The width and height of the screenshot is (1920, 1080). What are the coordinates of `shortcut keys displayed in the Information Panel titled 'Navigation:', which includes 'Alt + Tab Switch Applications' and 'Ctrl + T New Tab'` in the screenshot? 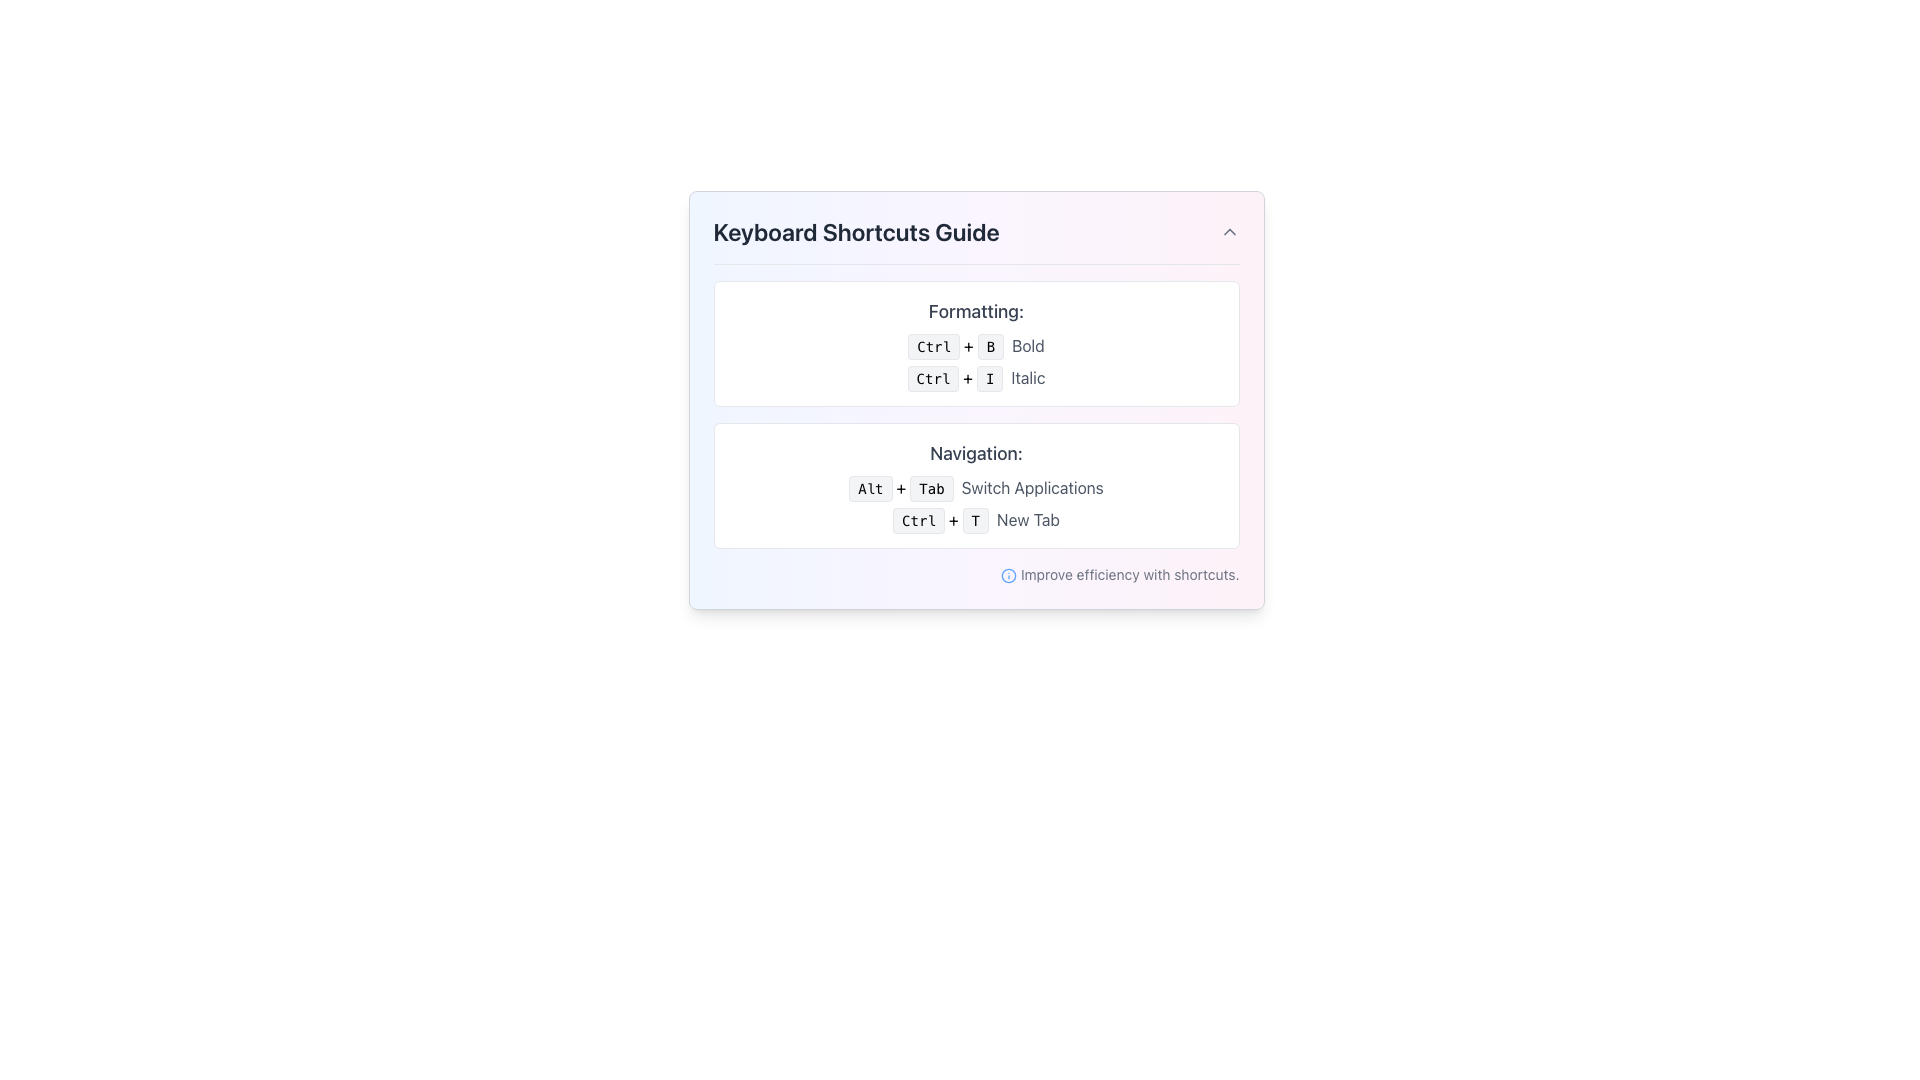 It's located at (976, 486).